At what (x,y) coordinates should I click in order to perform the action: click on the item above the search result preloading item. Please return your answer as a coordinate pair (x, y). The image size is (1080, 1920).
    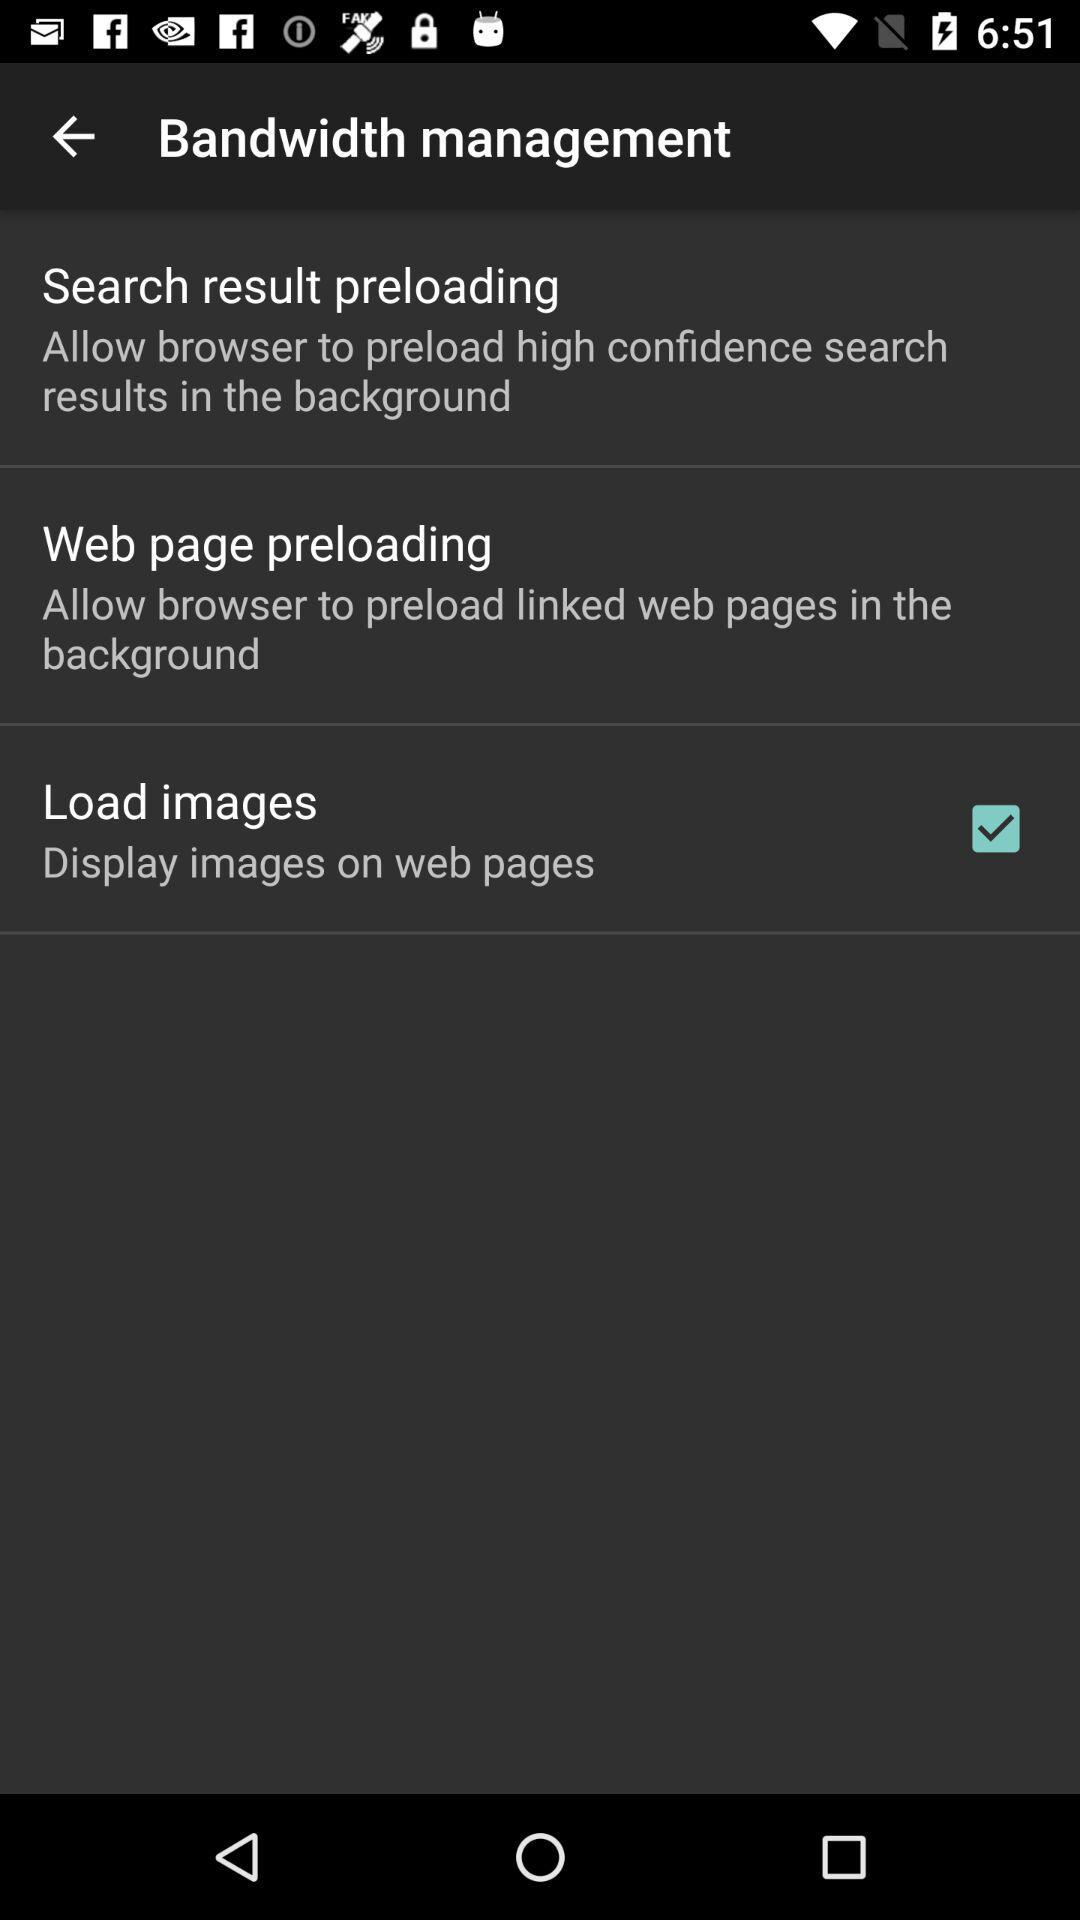
    Looking at the image, I should click on (72, 135).